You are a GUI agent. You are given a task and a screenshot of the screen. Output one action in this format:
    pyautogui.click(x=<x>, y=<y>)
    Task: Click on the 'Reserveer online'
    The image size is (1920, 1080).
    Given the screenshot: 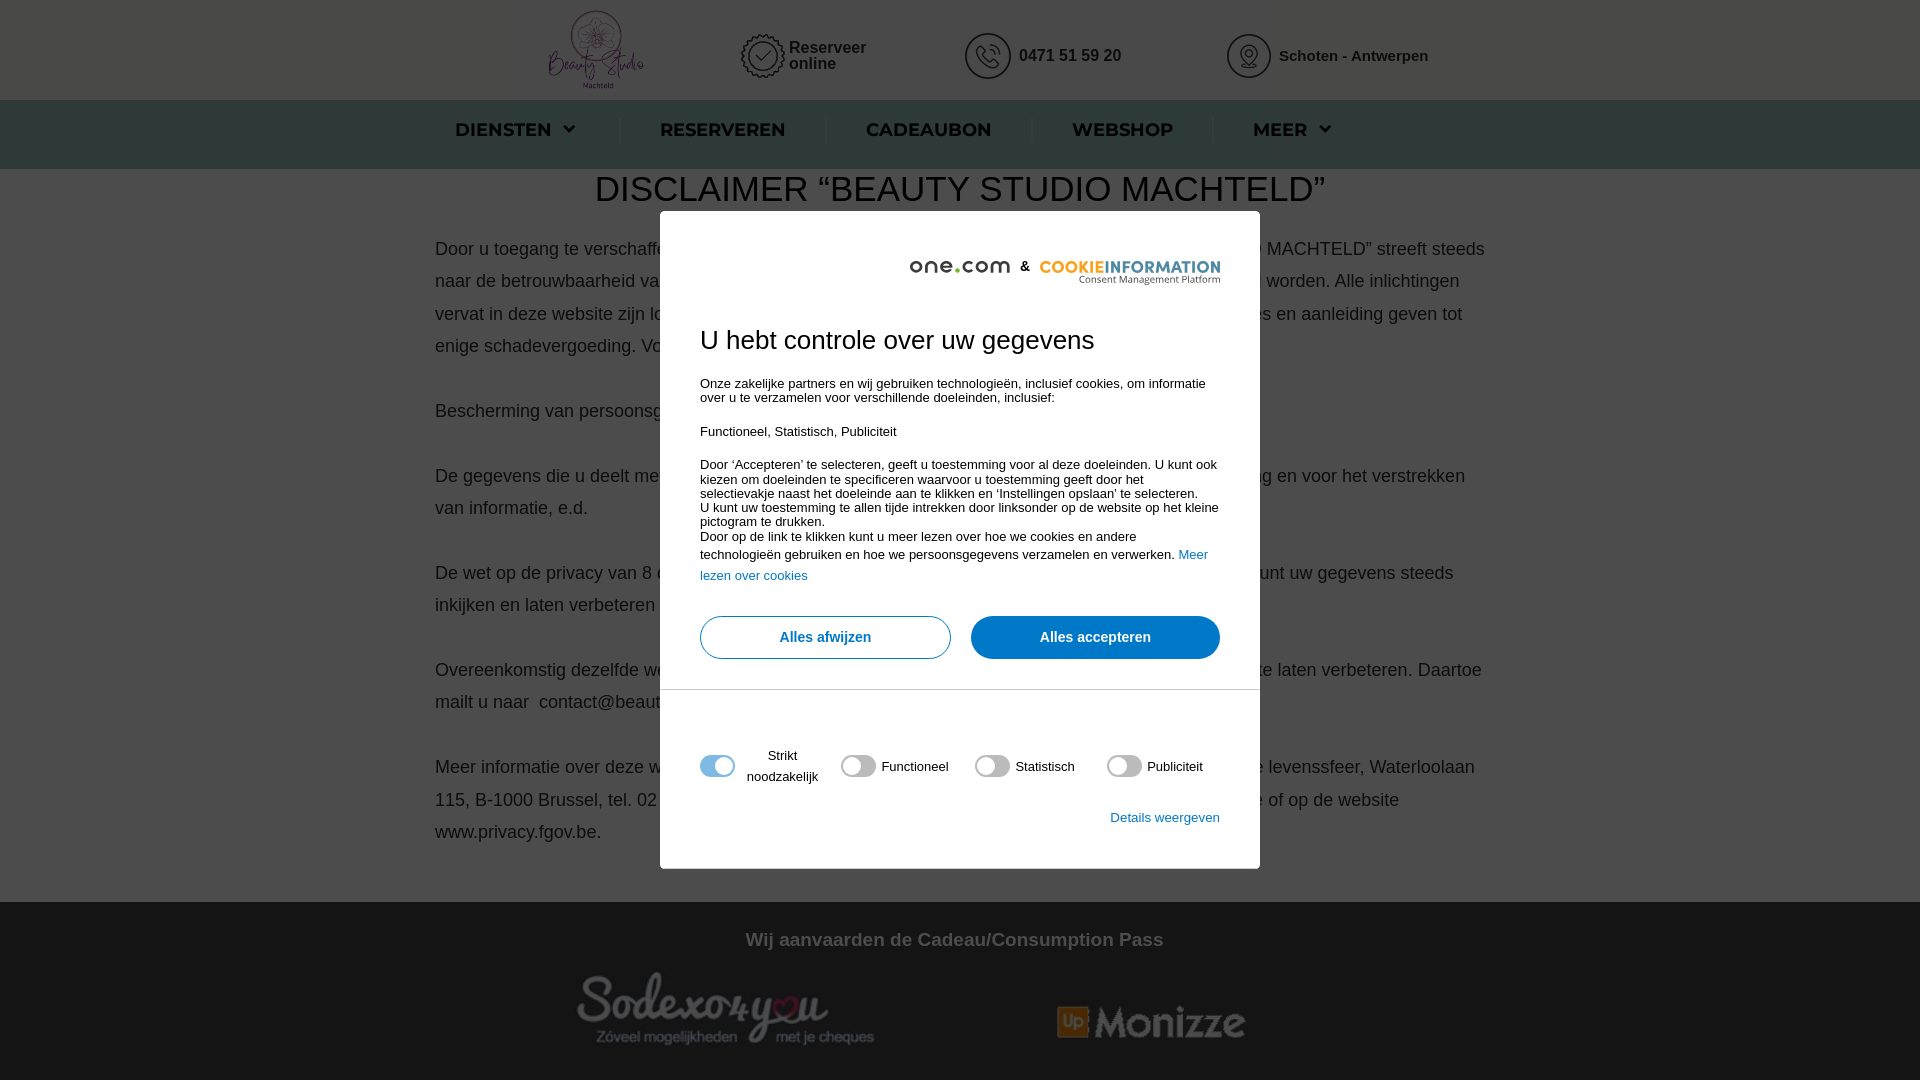 What is the action you would take?
    pyautogui.click(x=827, y=54)
    